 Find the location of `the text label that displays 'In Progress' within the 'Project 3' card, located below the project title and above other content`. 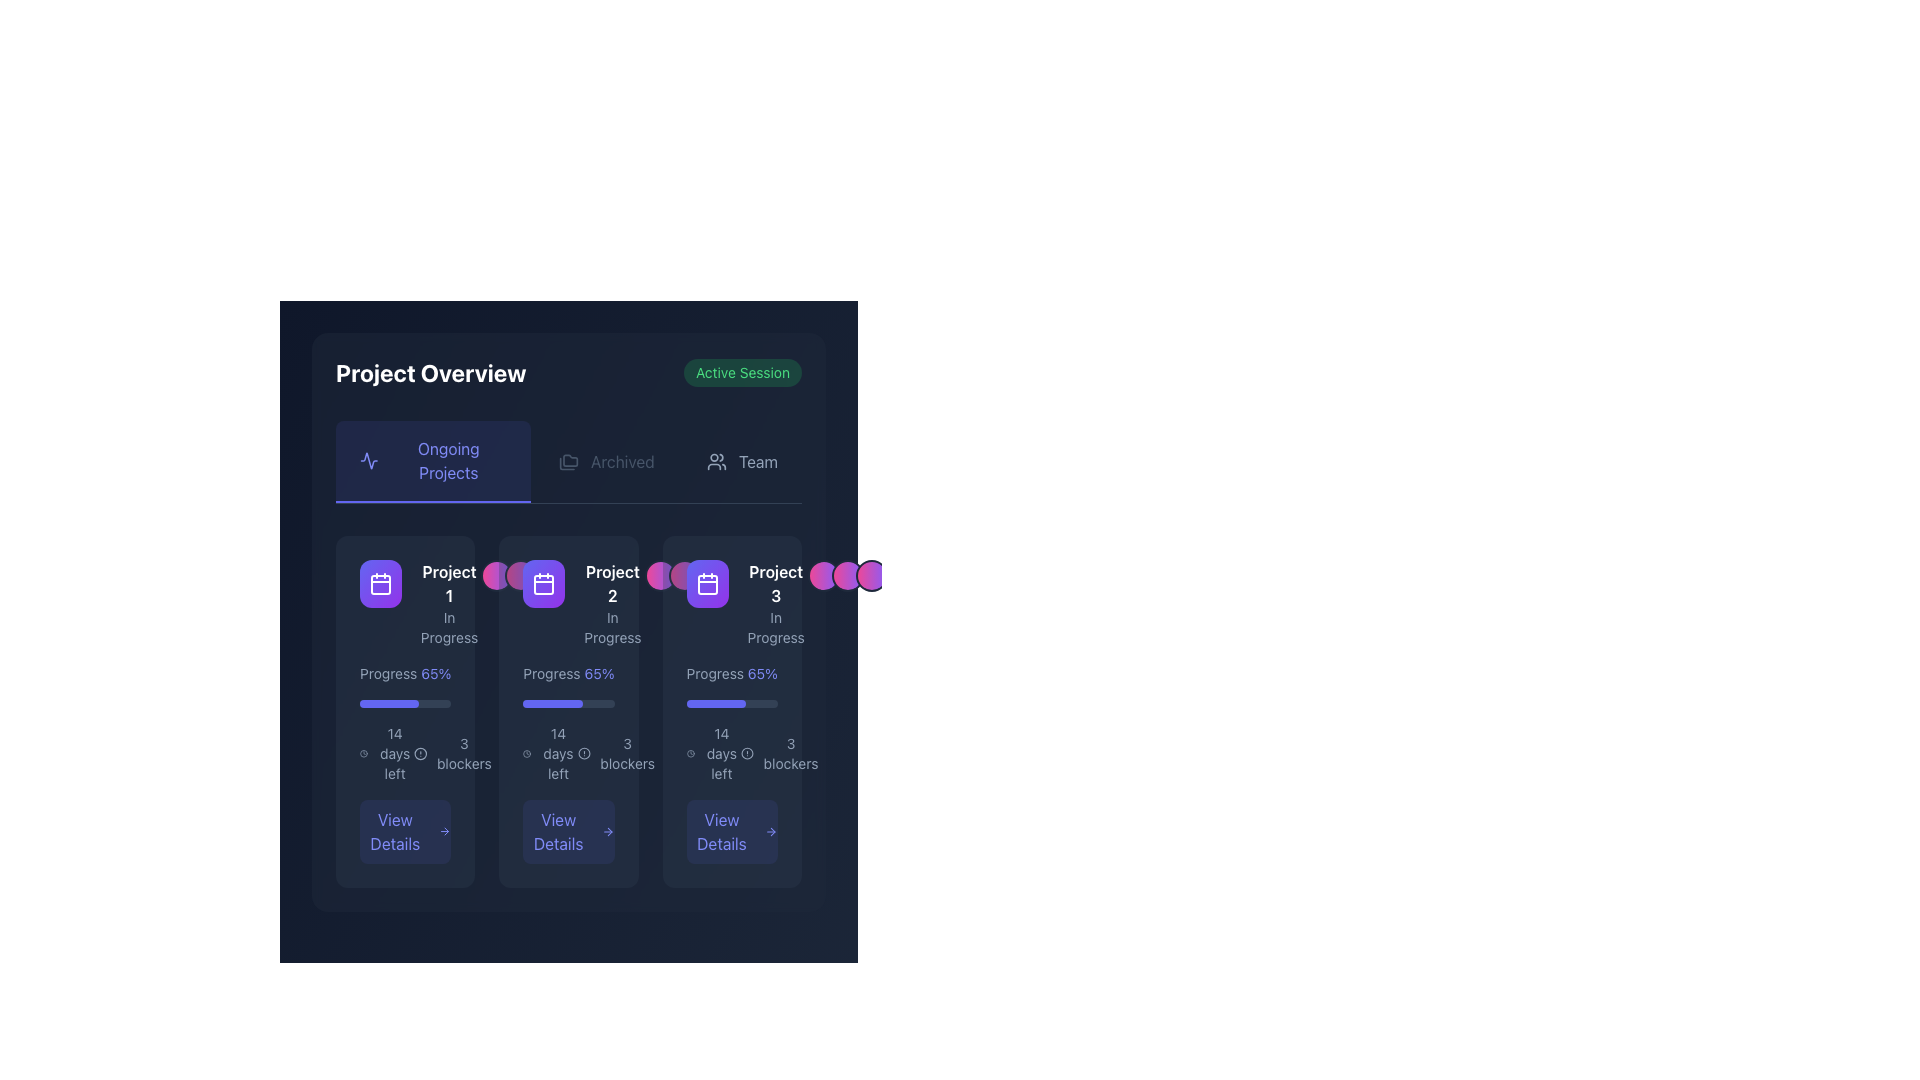

the text label that displays 'In Progress' within the 'Project 3' card, located below the project title and above other content is located at coordinates (775, 627).